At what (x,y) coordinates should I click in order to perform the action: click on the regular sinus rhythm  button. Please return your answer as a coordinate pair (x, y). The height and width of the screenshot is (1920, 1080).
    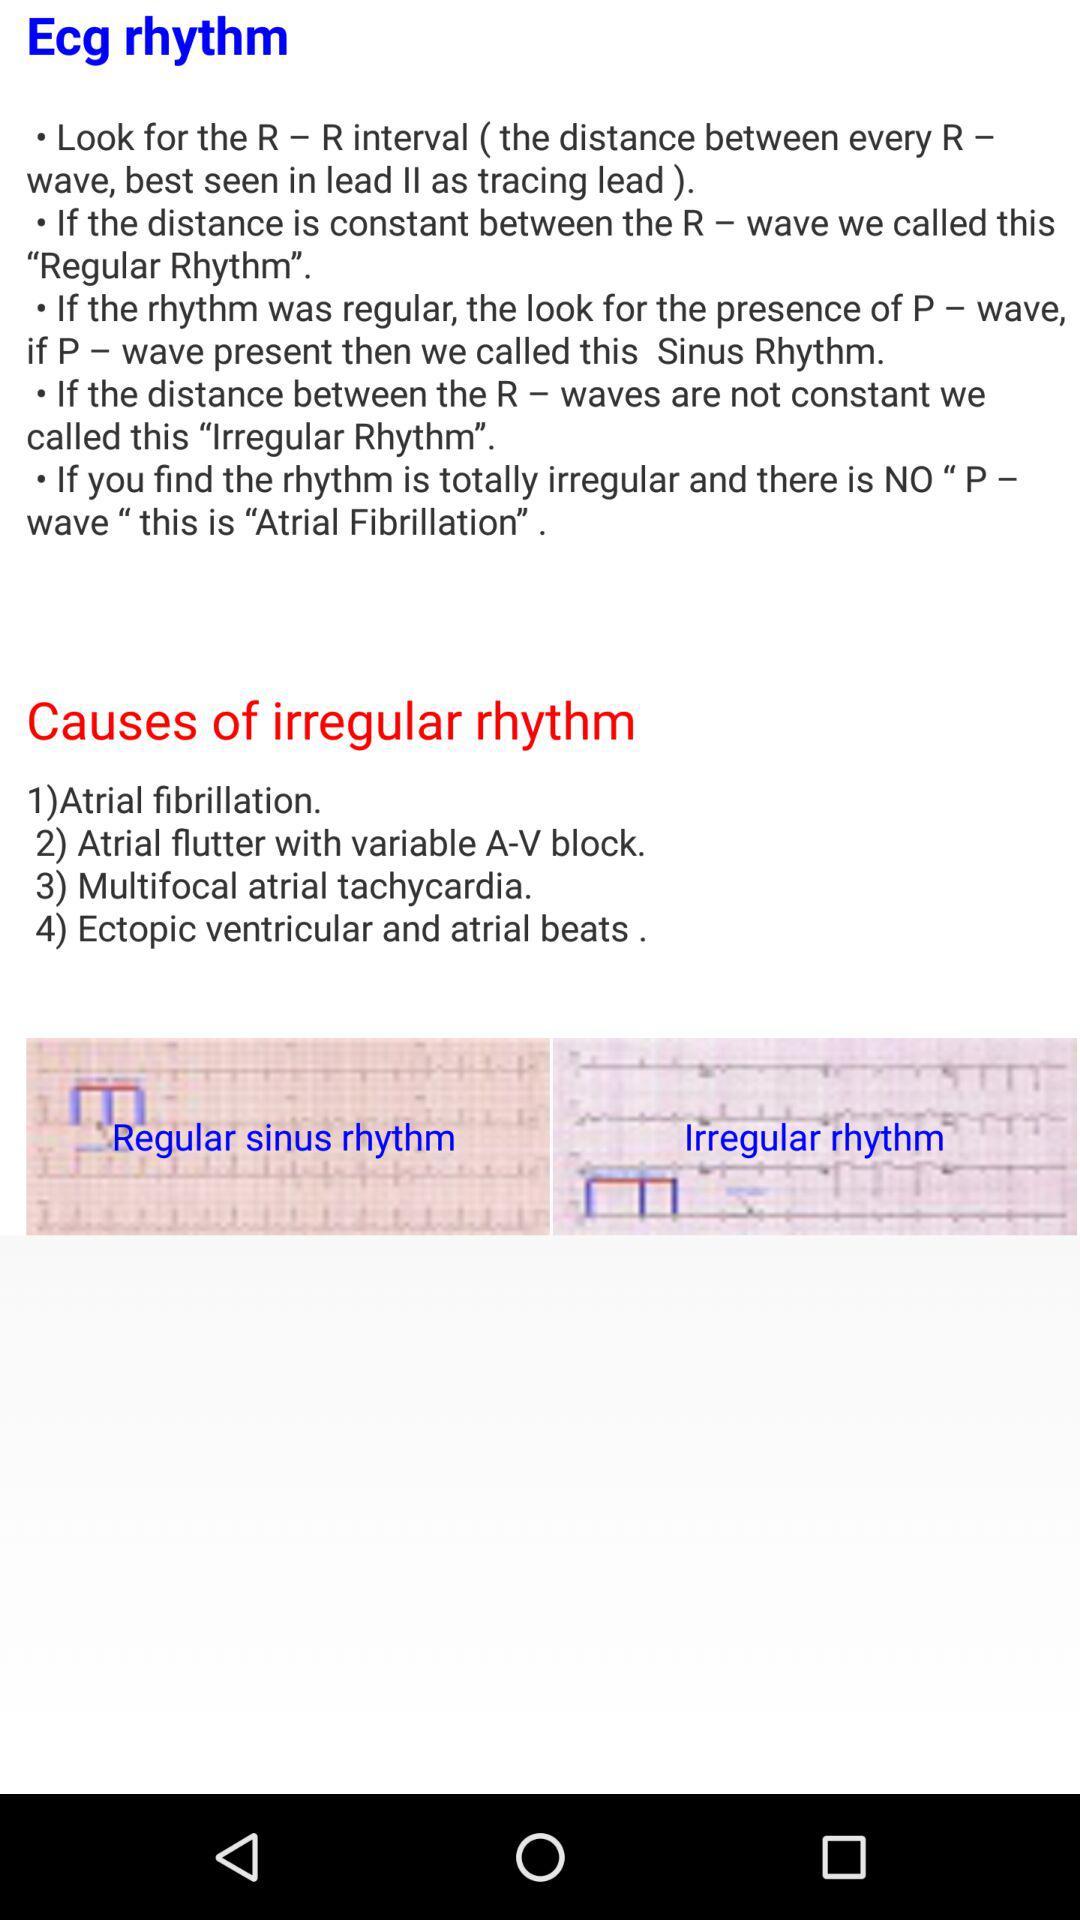
    Looking at the image, I should click on (288, 1136).